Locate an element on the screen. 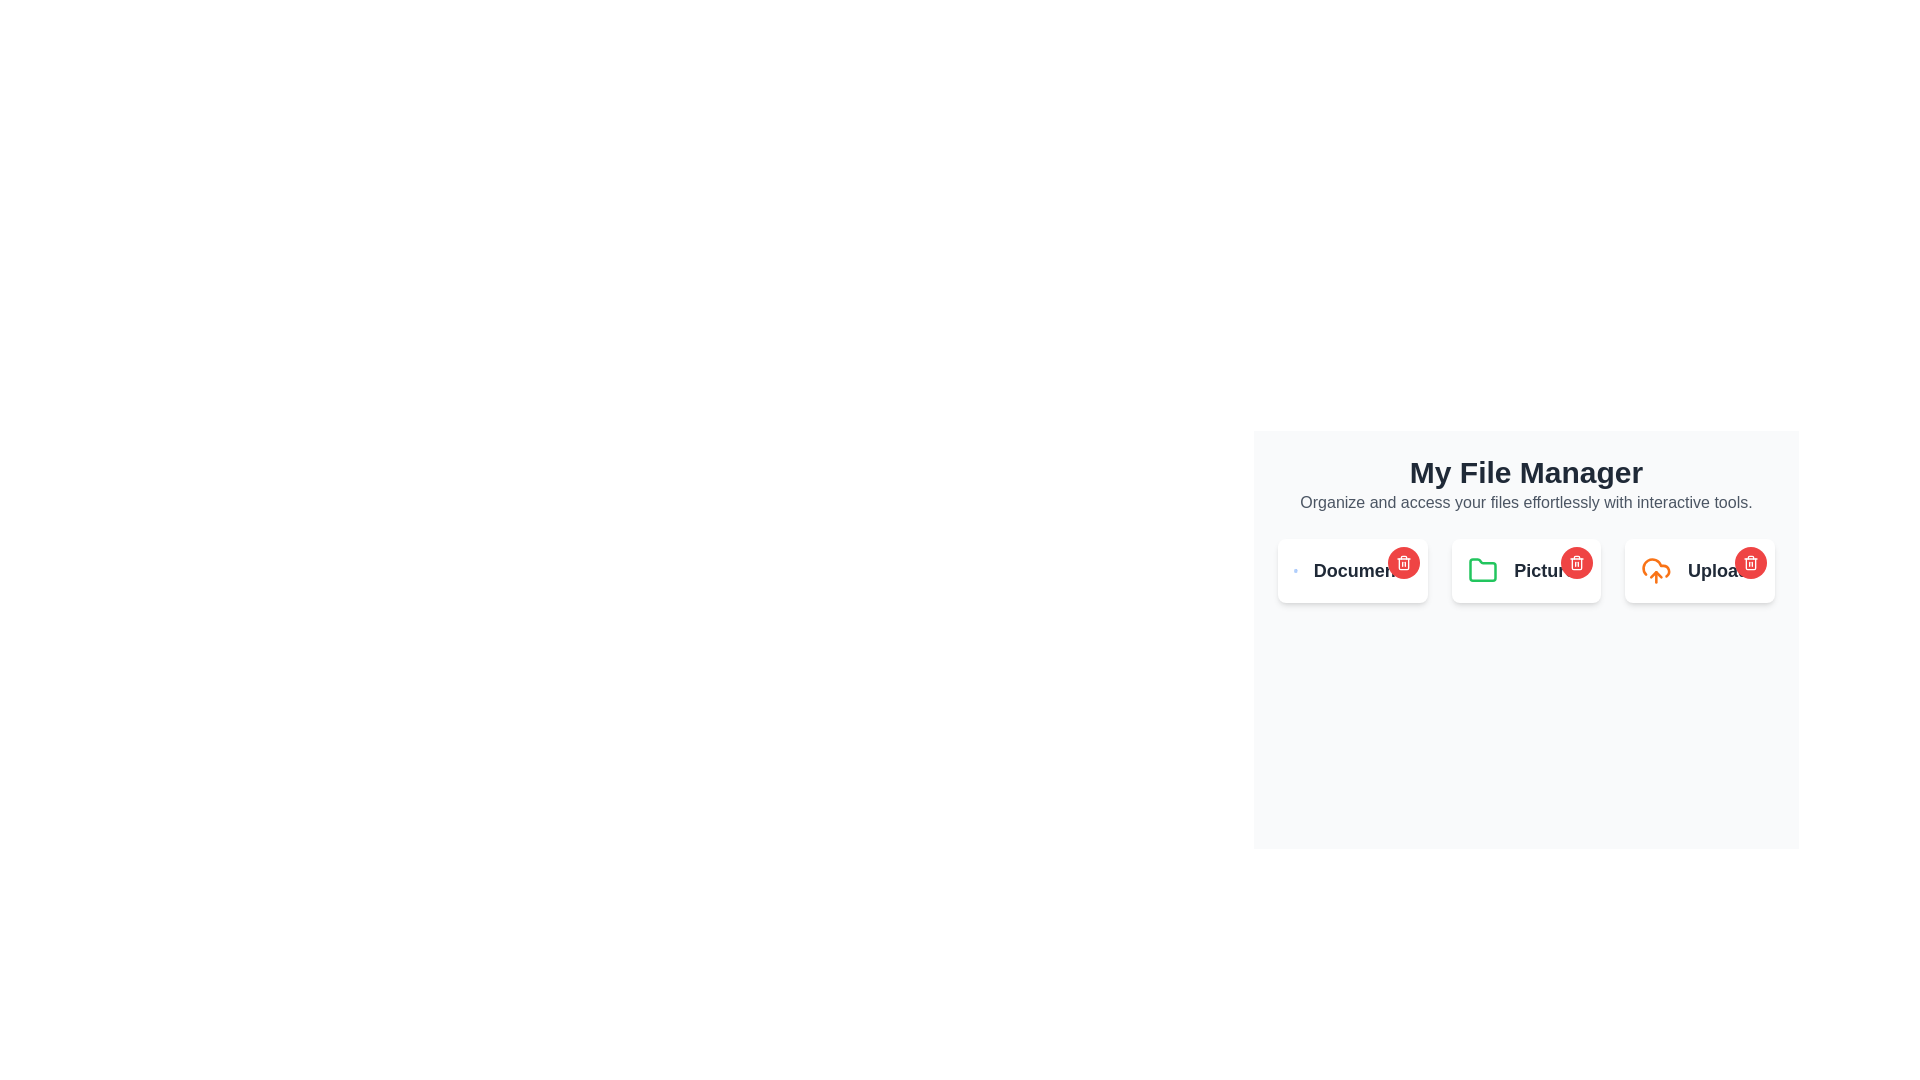 The image size is (1920, 1080). the upload icon located in the third column next to the 'Uploads' text to initiate the upload action is located at coordinates (1656, 570).